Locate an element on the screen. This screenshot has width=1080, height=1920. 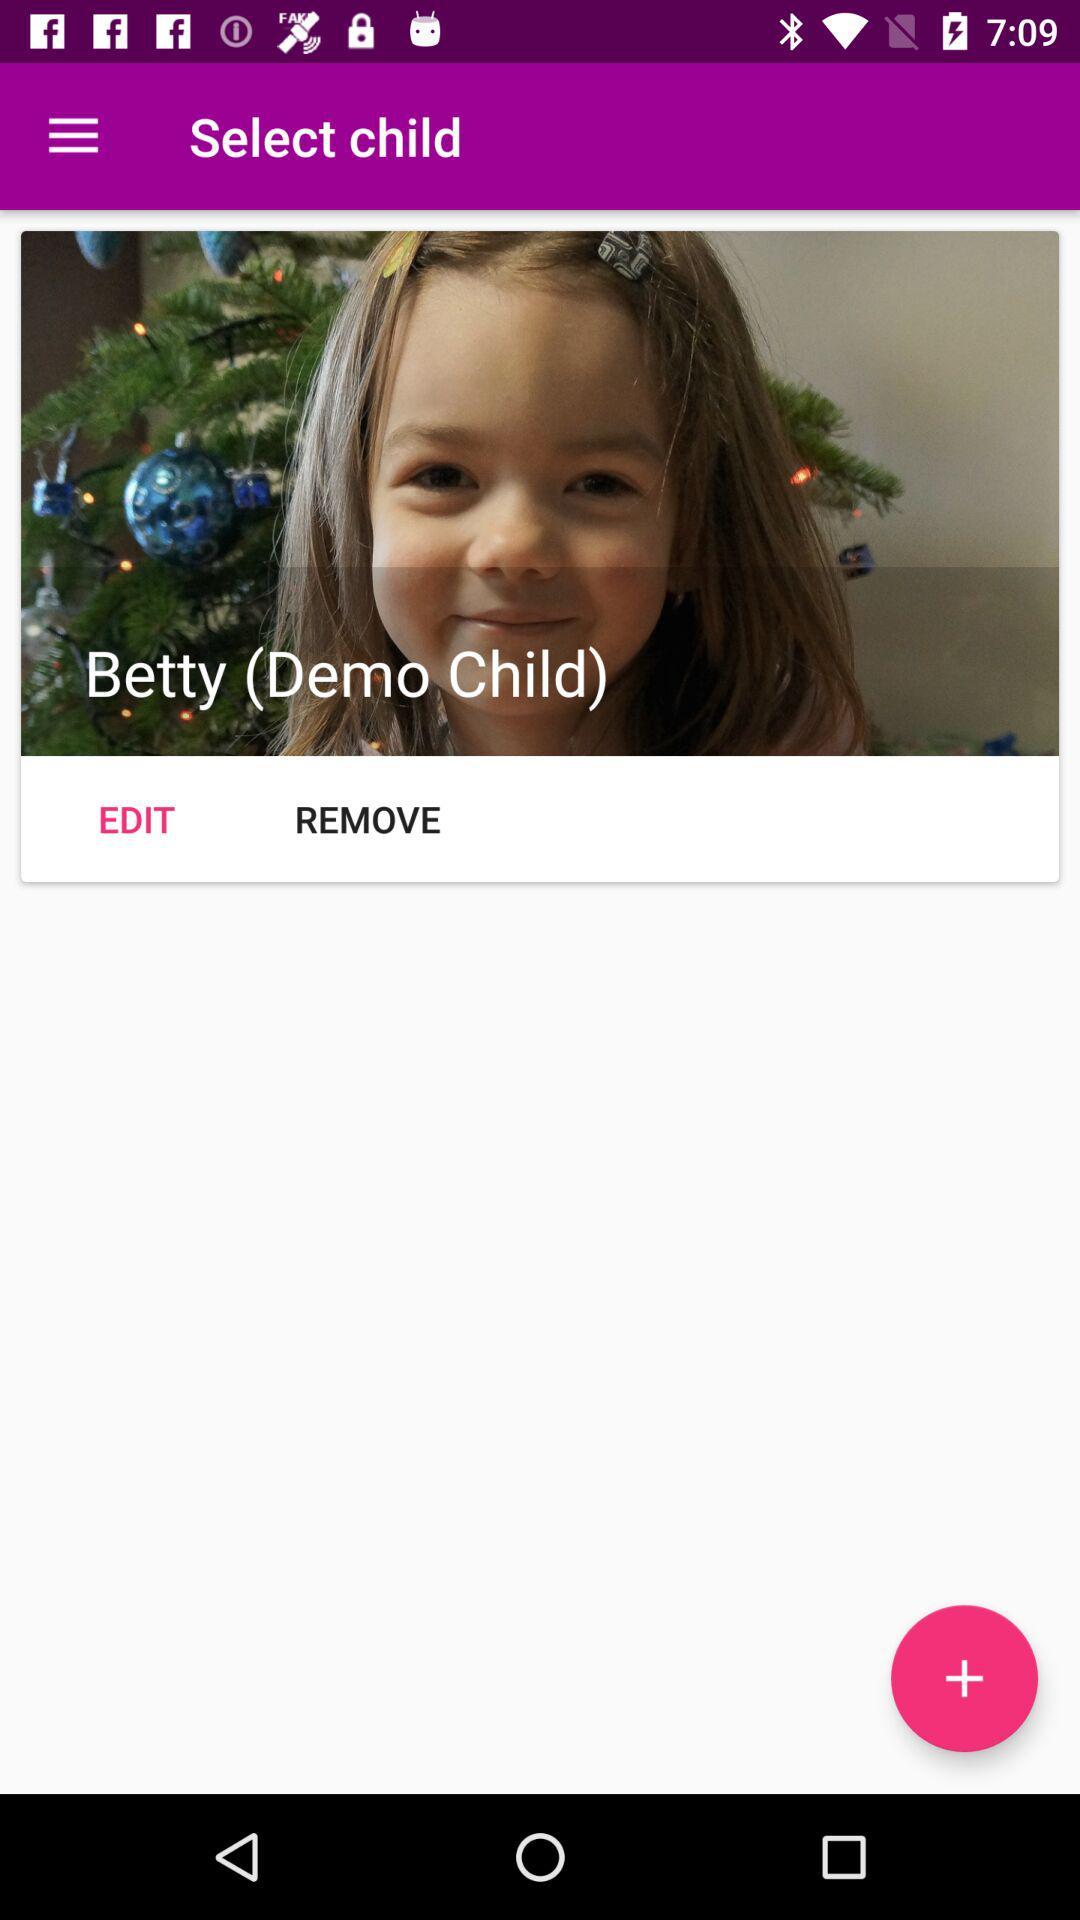
edit is located at coordinates (135, 819).